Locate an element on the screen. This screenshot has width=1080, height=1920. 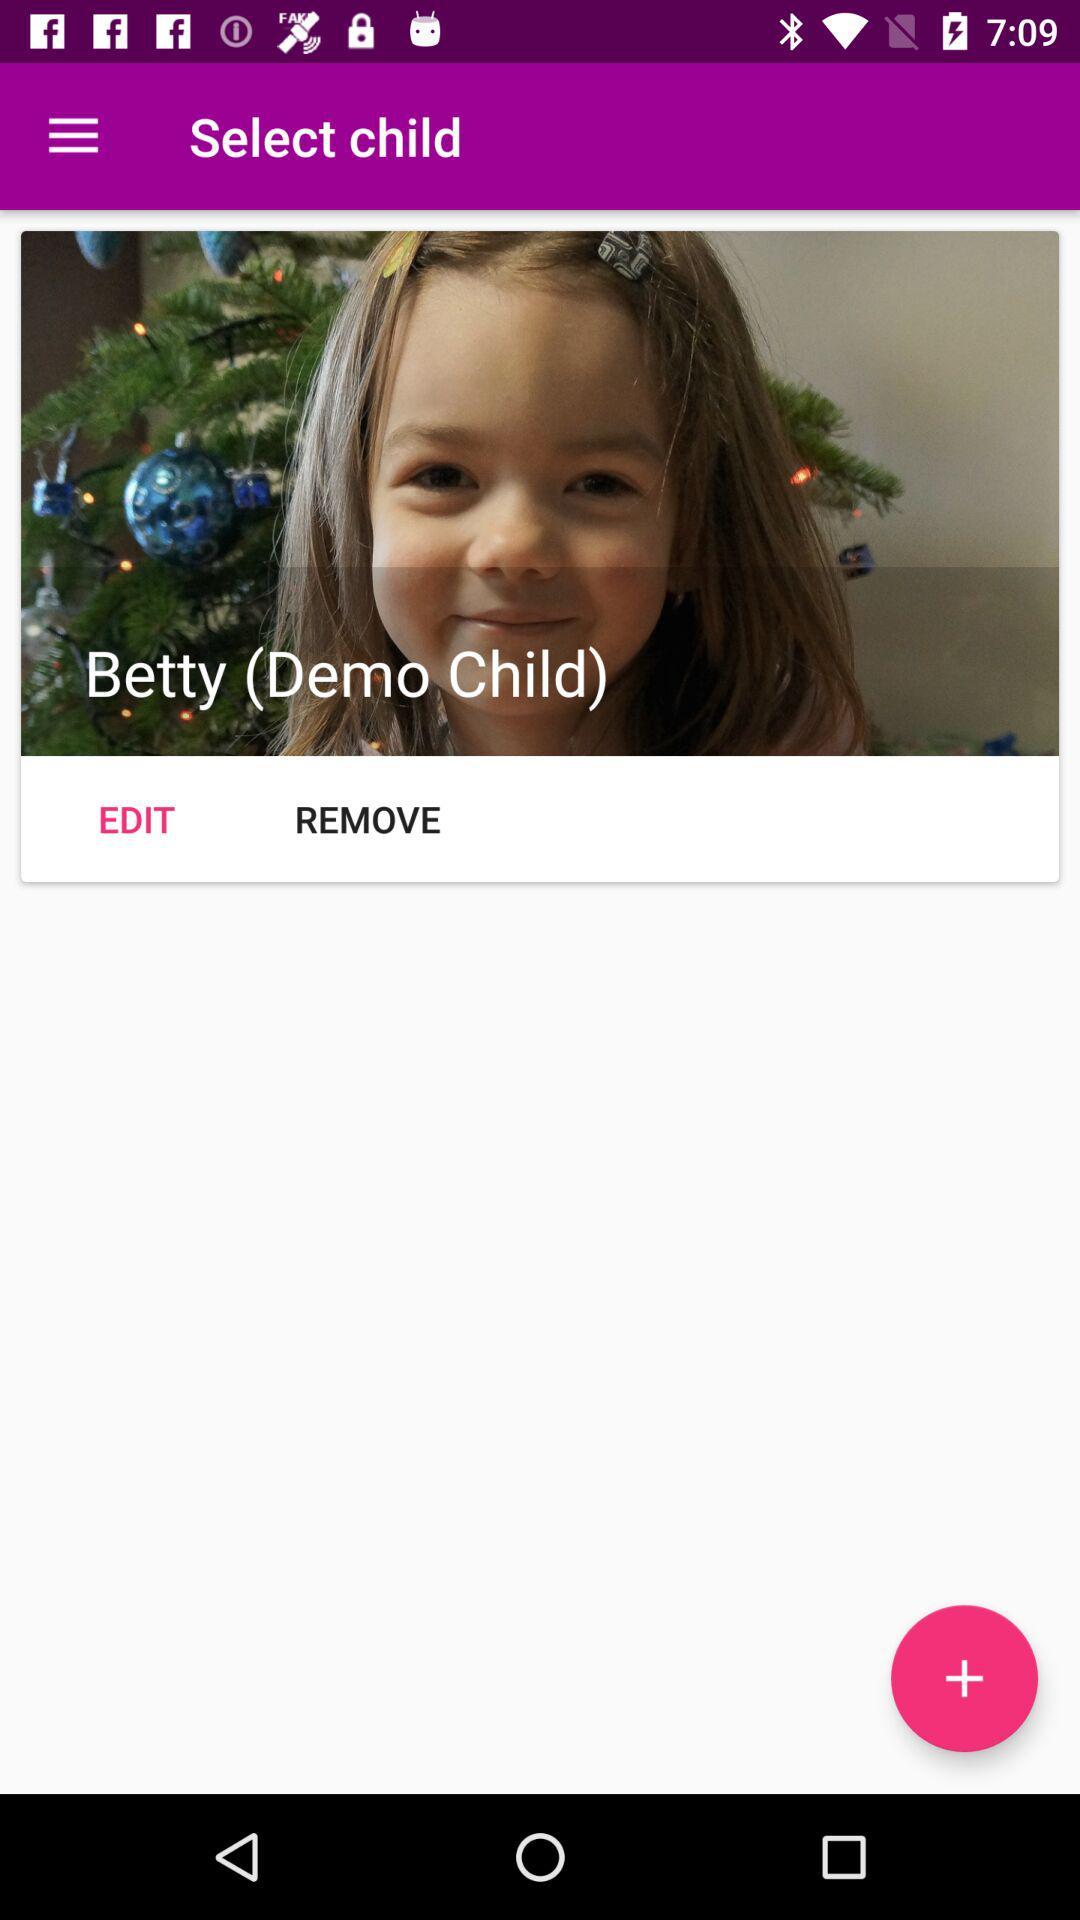
edit is located at coordinates (135, 819).